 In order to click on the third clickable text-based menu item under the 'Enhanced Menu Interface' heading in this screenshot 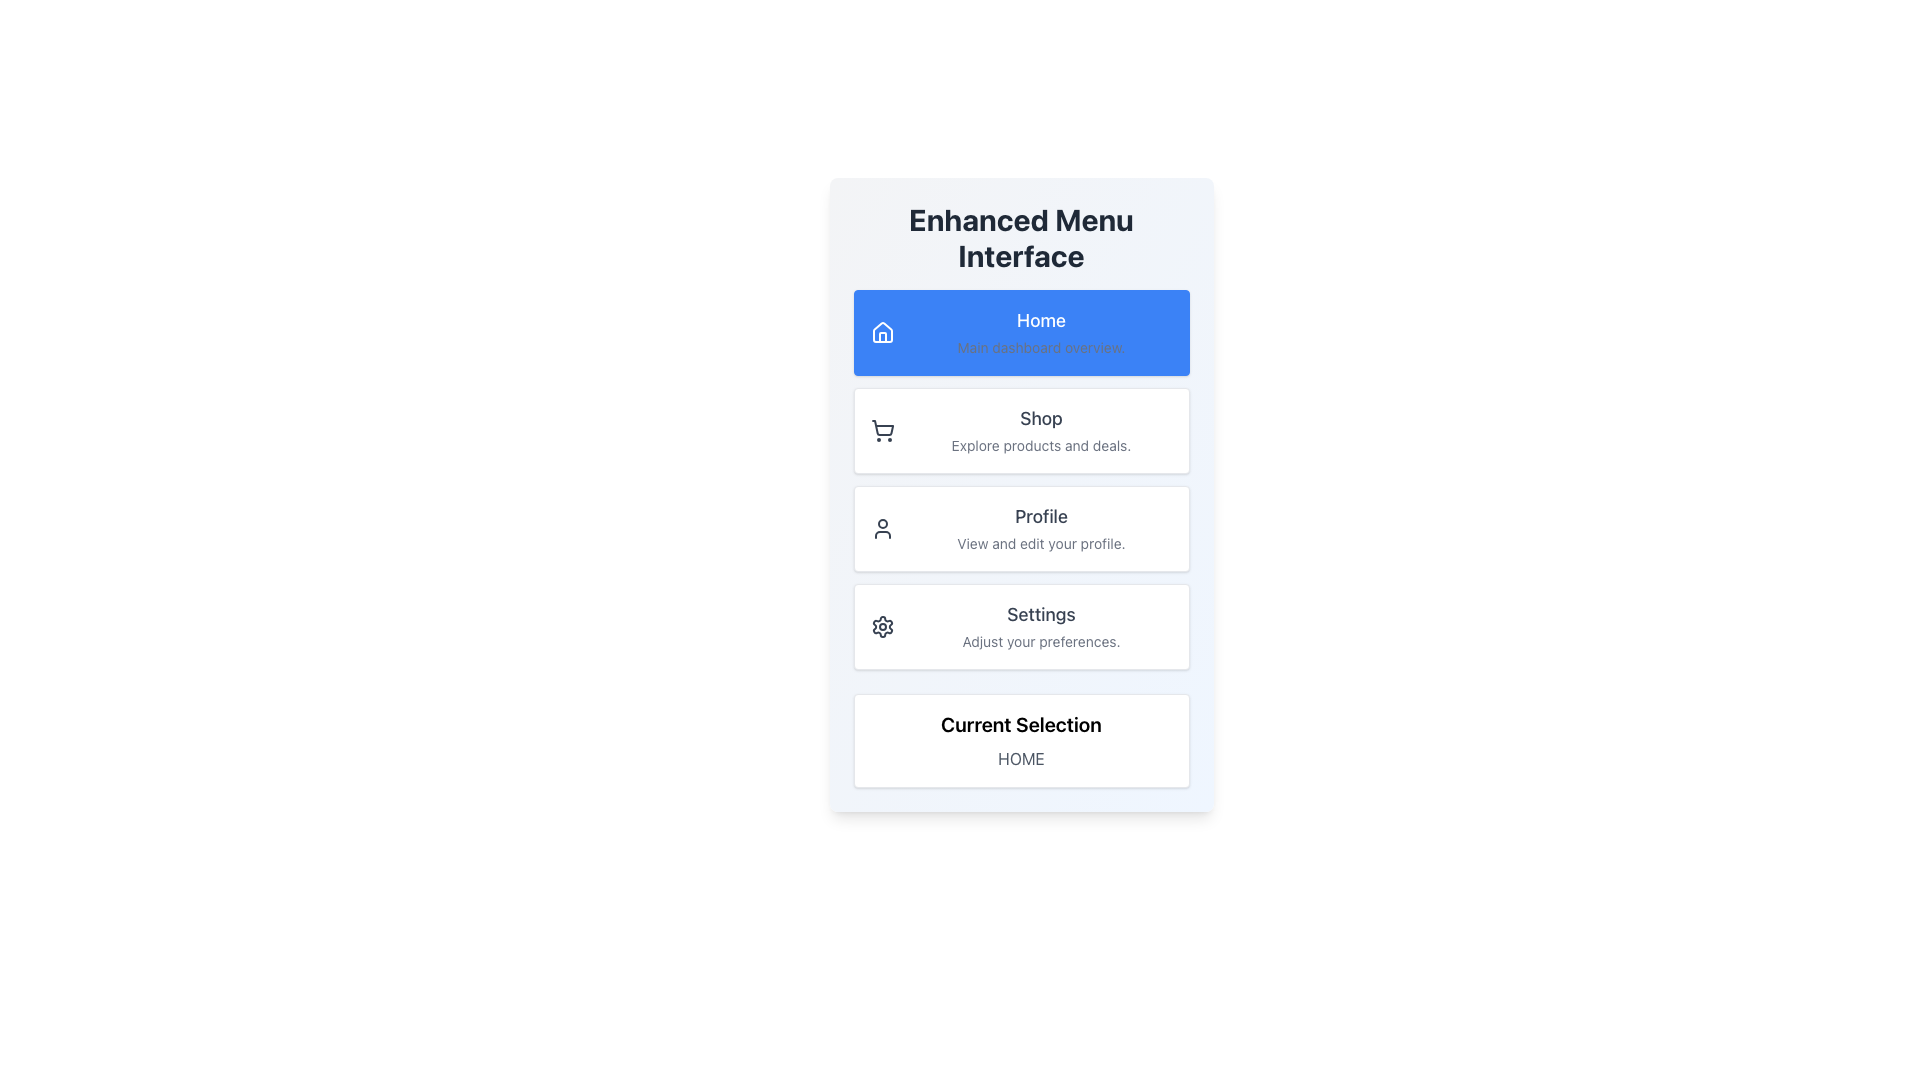, I will do `click(1040, 527)`.